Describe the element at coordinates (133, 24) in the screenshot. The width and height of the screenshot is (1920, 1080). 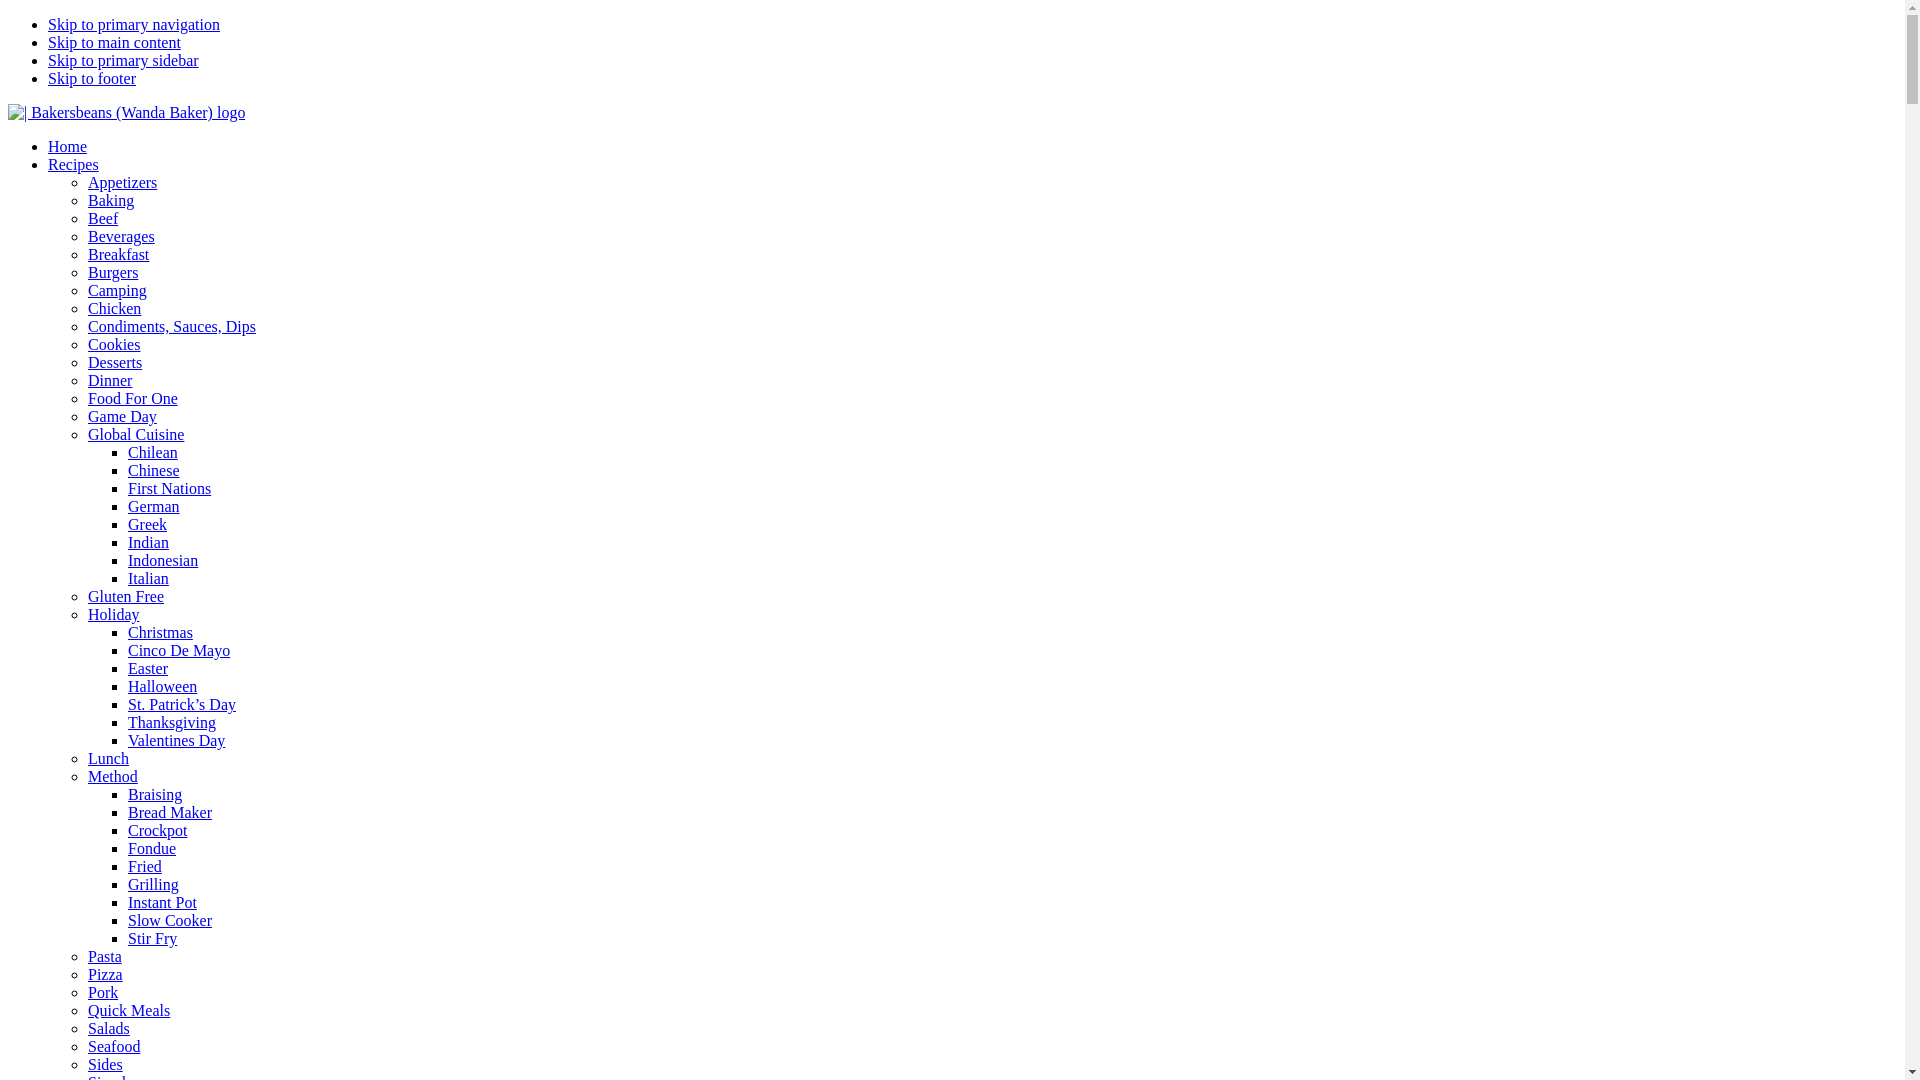
I see `'Skip to primary navigation'` at that location.